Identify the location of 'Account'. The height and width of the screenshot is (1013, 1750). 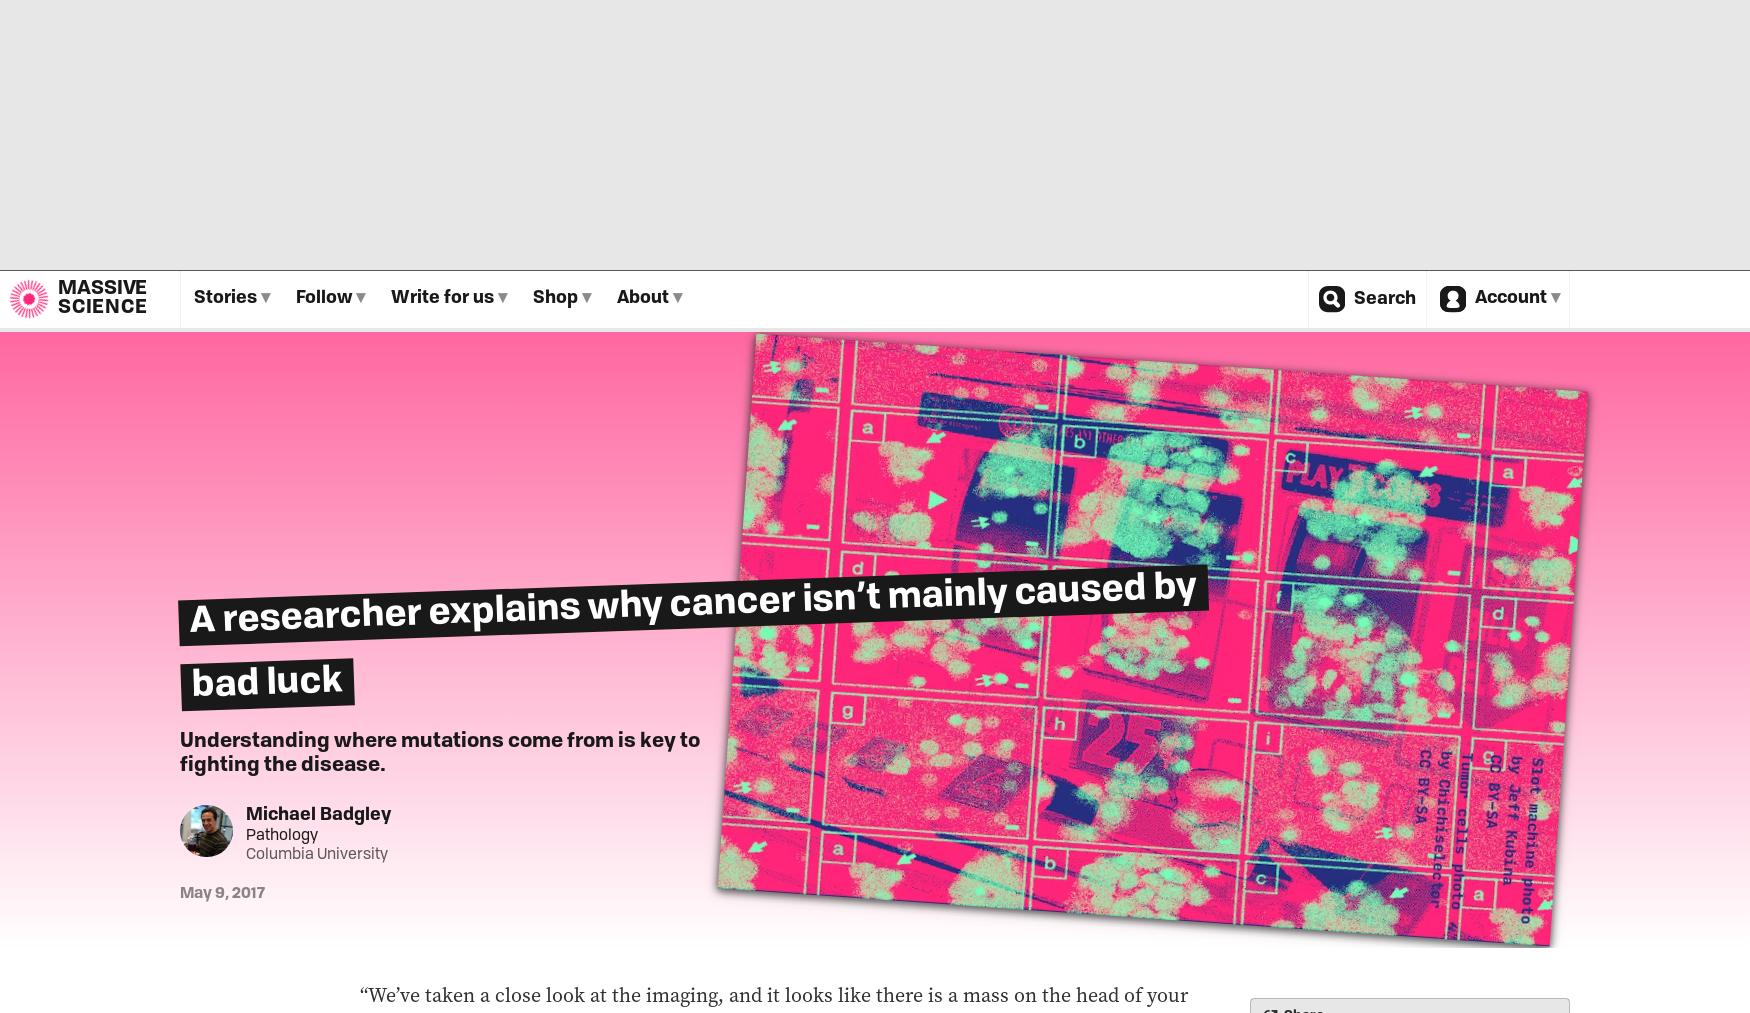
(1509, 297).